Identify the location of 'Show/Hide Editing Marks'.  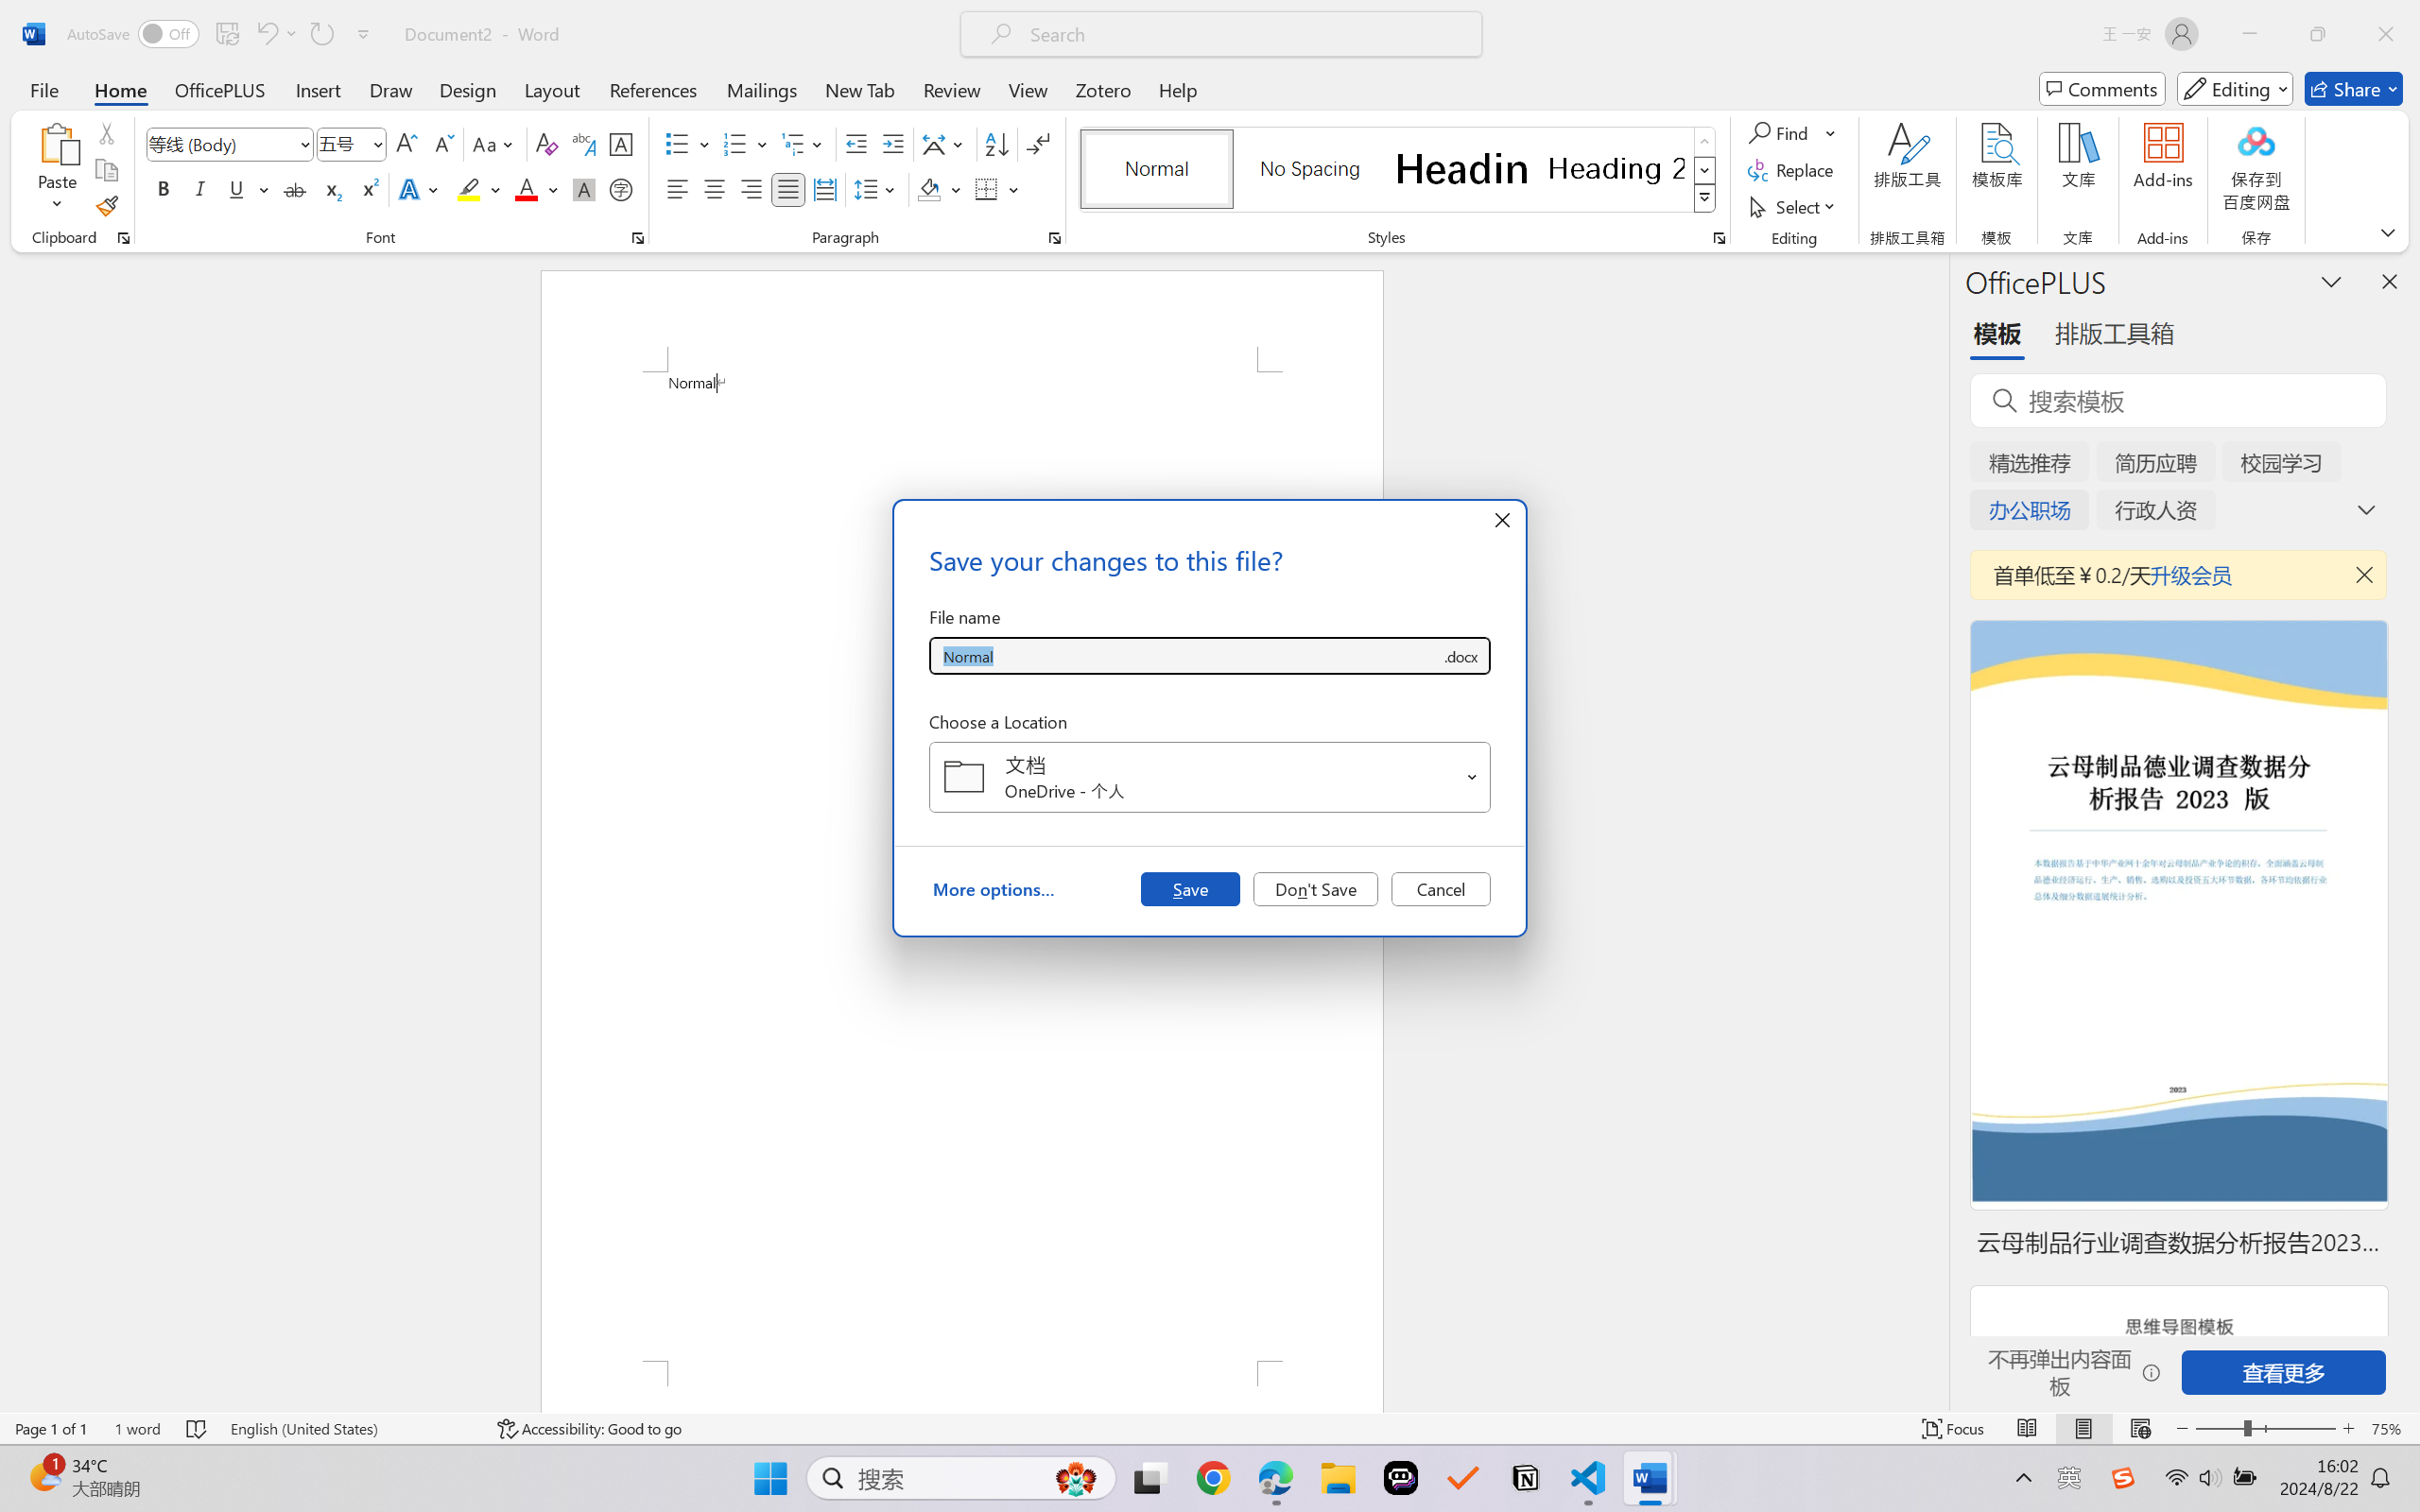
(1037, 144).